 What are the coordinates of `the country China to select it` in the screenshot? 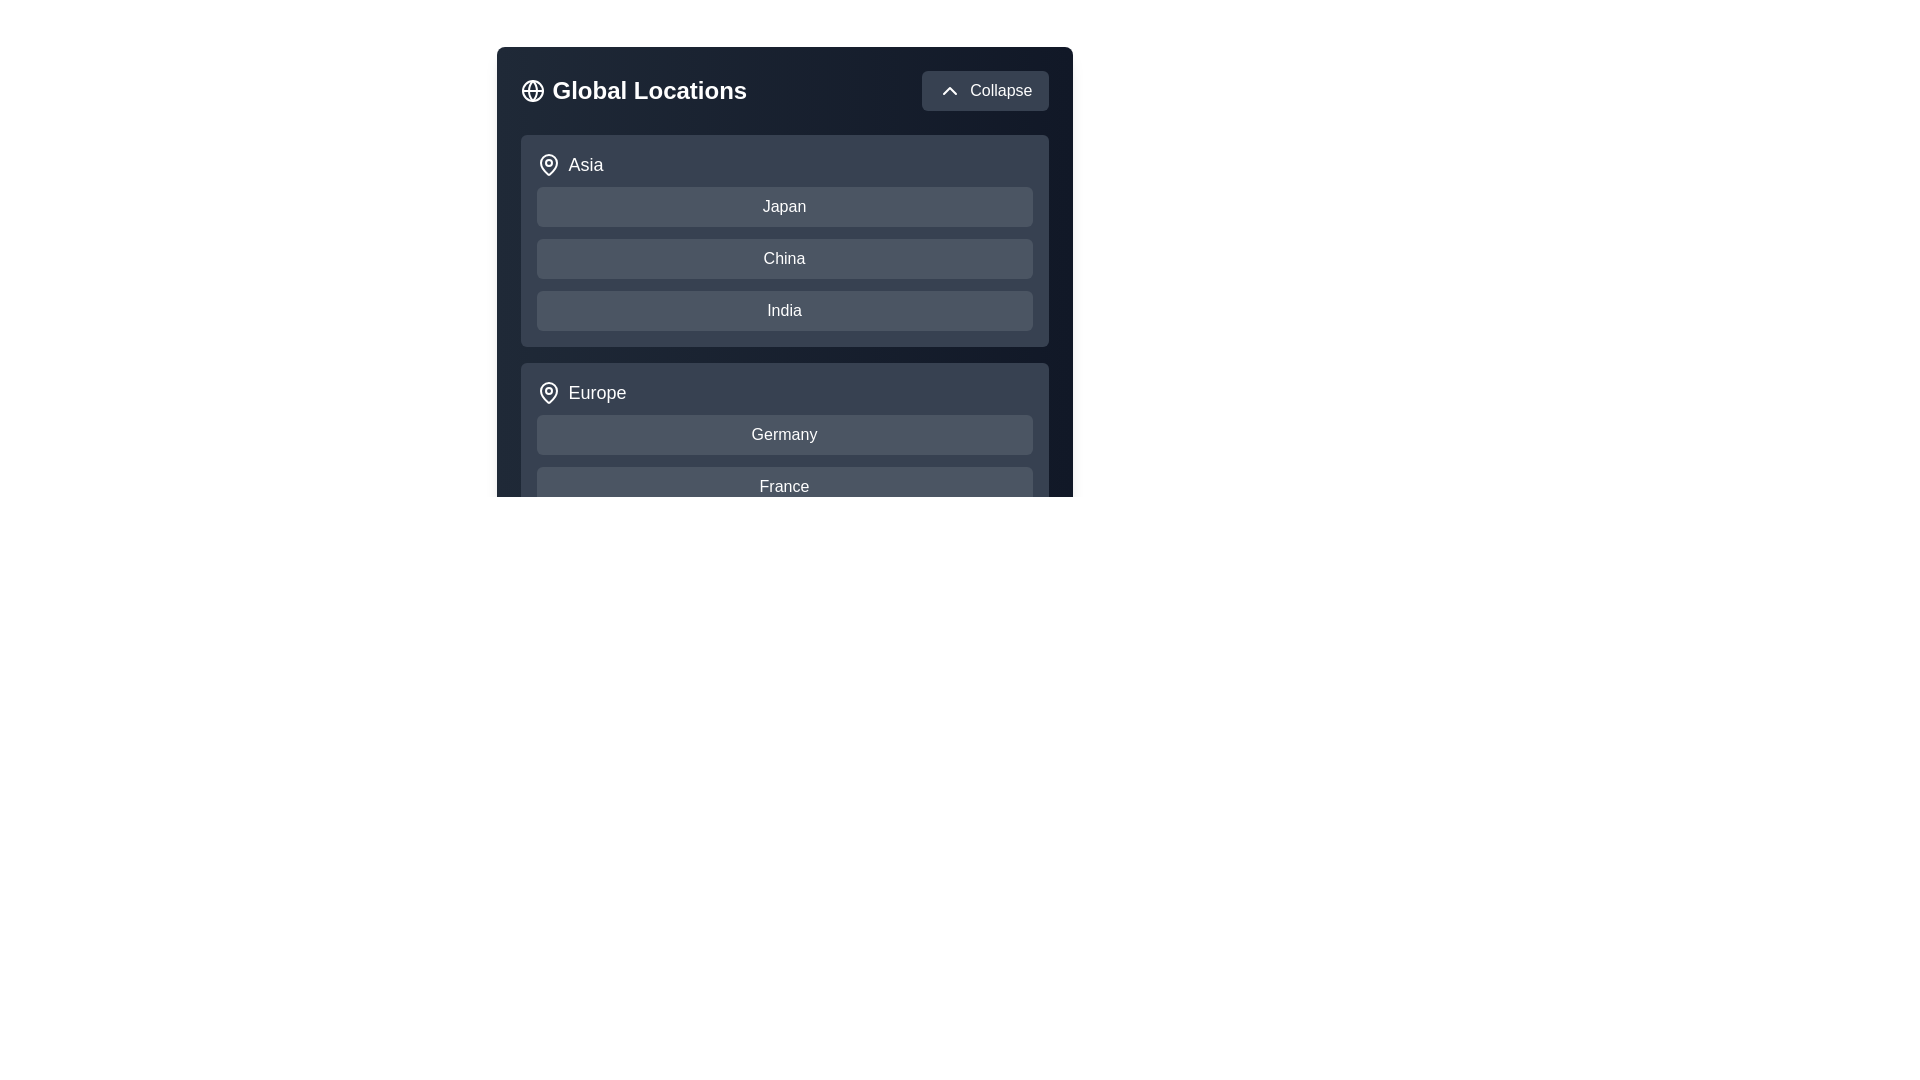 It's located at (783, 257).